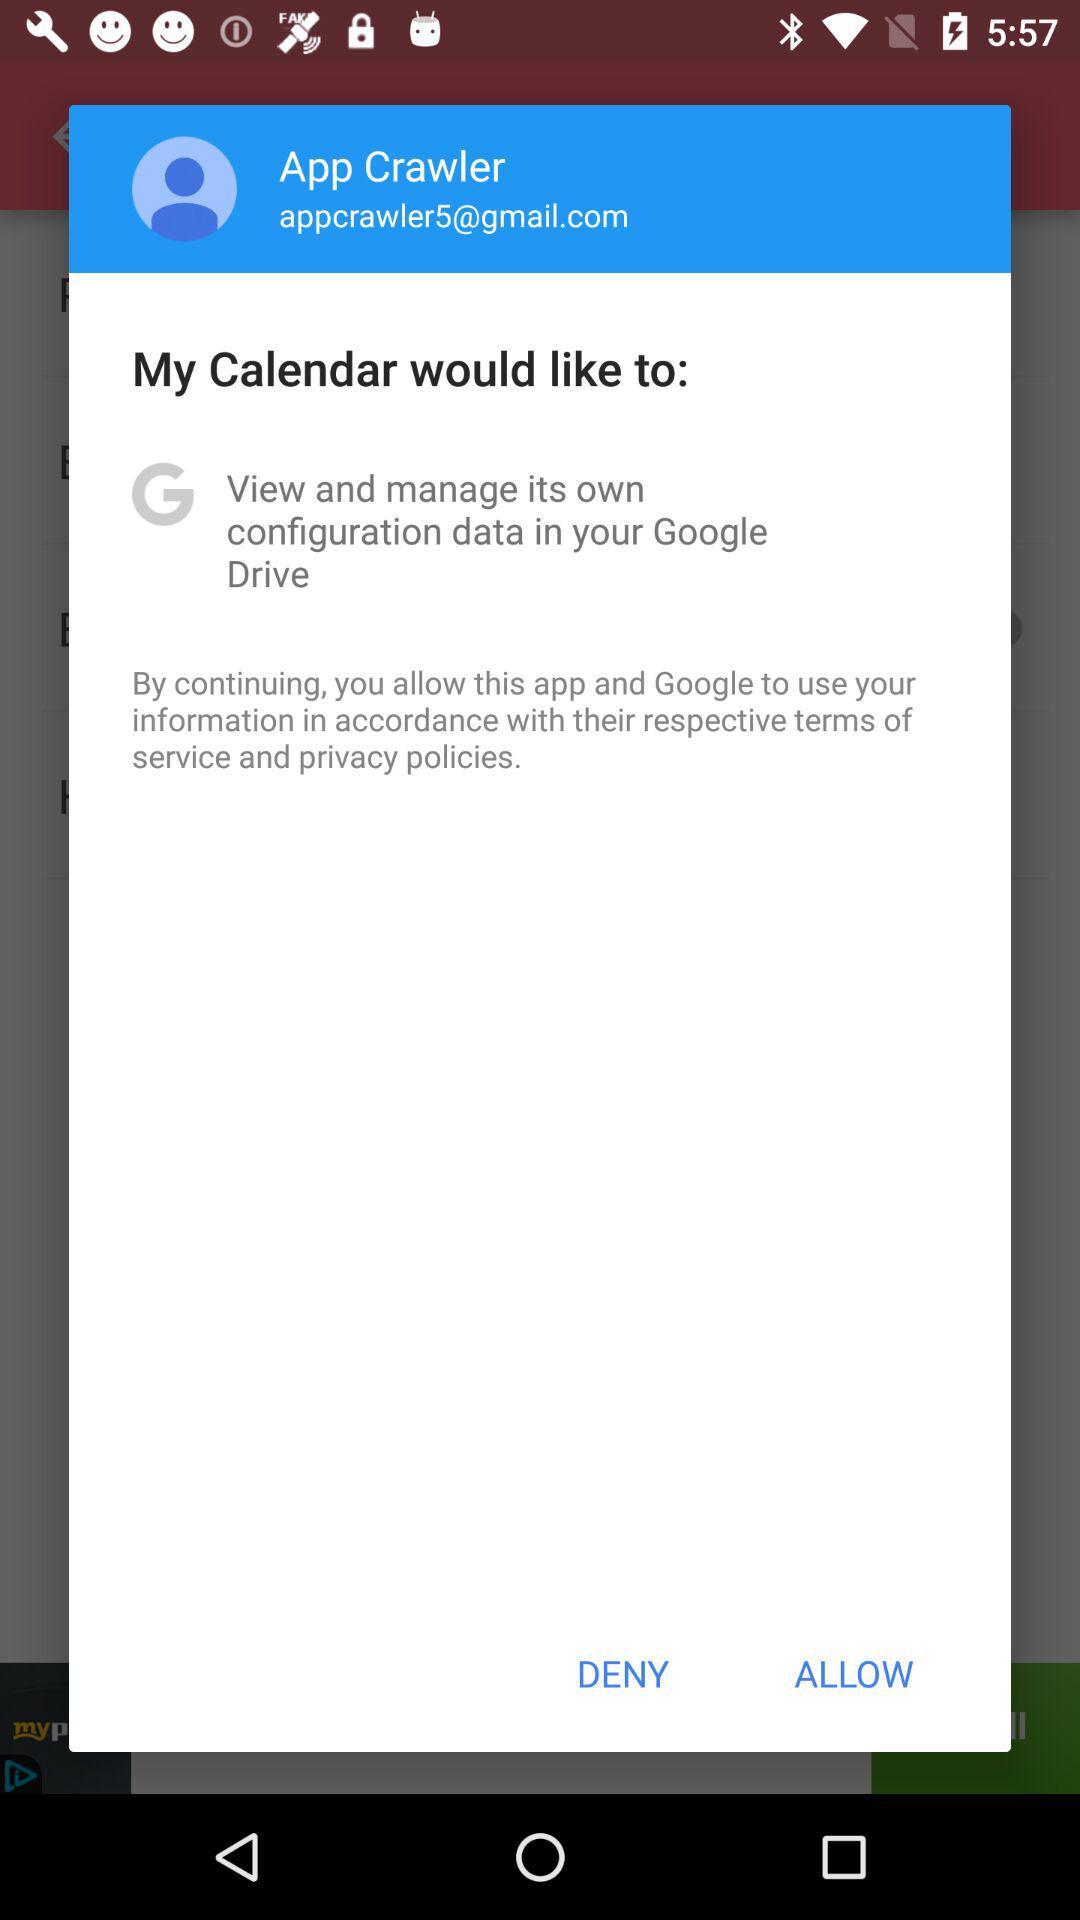  I want to click on the app above my calendar would app, so click(184, 188).